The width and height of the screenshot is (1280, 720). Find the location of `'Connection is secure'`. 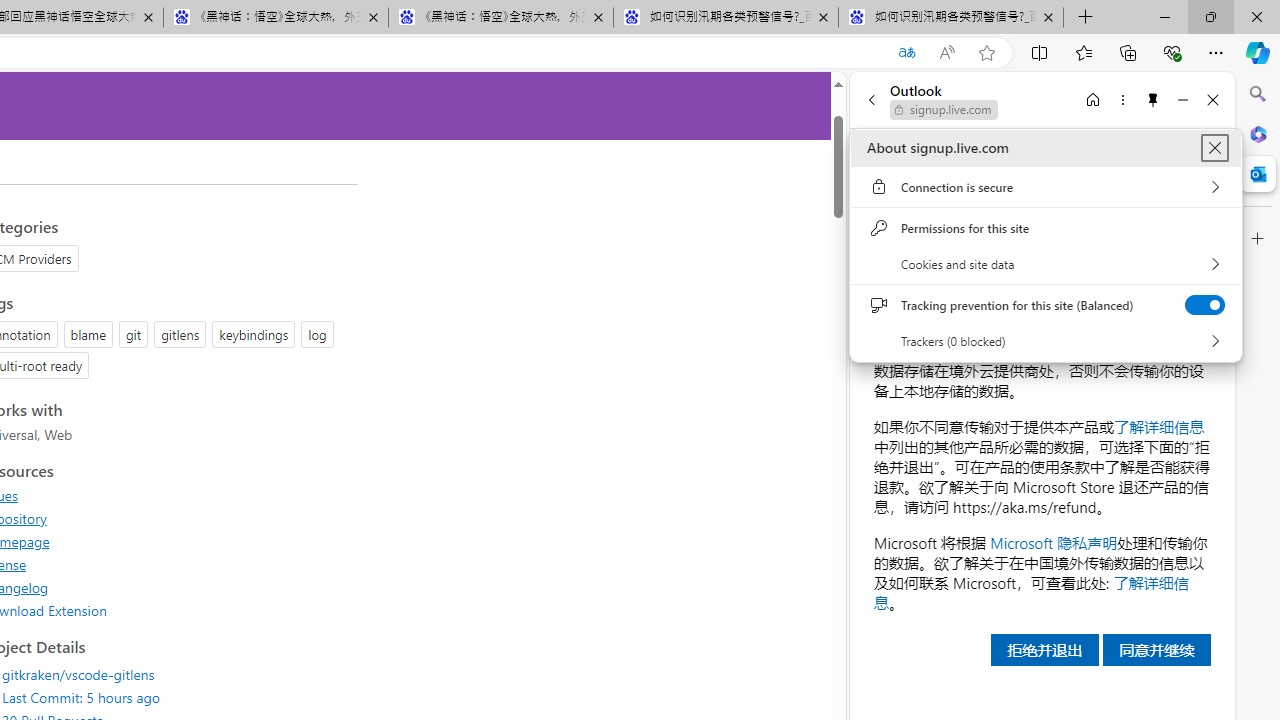

'Connection is secure' is located at coordinates (1045, 187).